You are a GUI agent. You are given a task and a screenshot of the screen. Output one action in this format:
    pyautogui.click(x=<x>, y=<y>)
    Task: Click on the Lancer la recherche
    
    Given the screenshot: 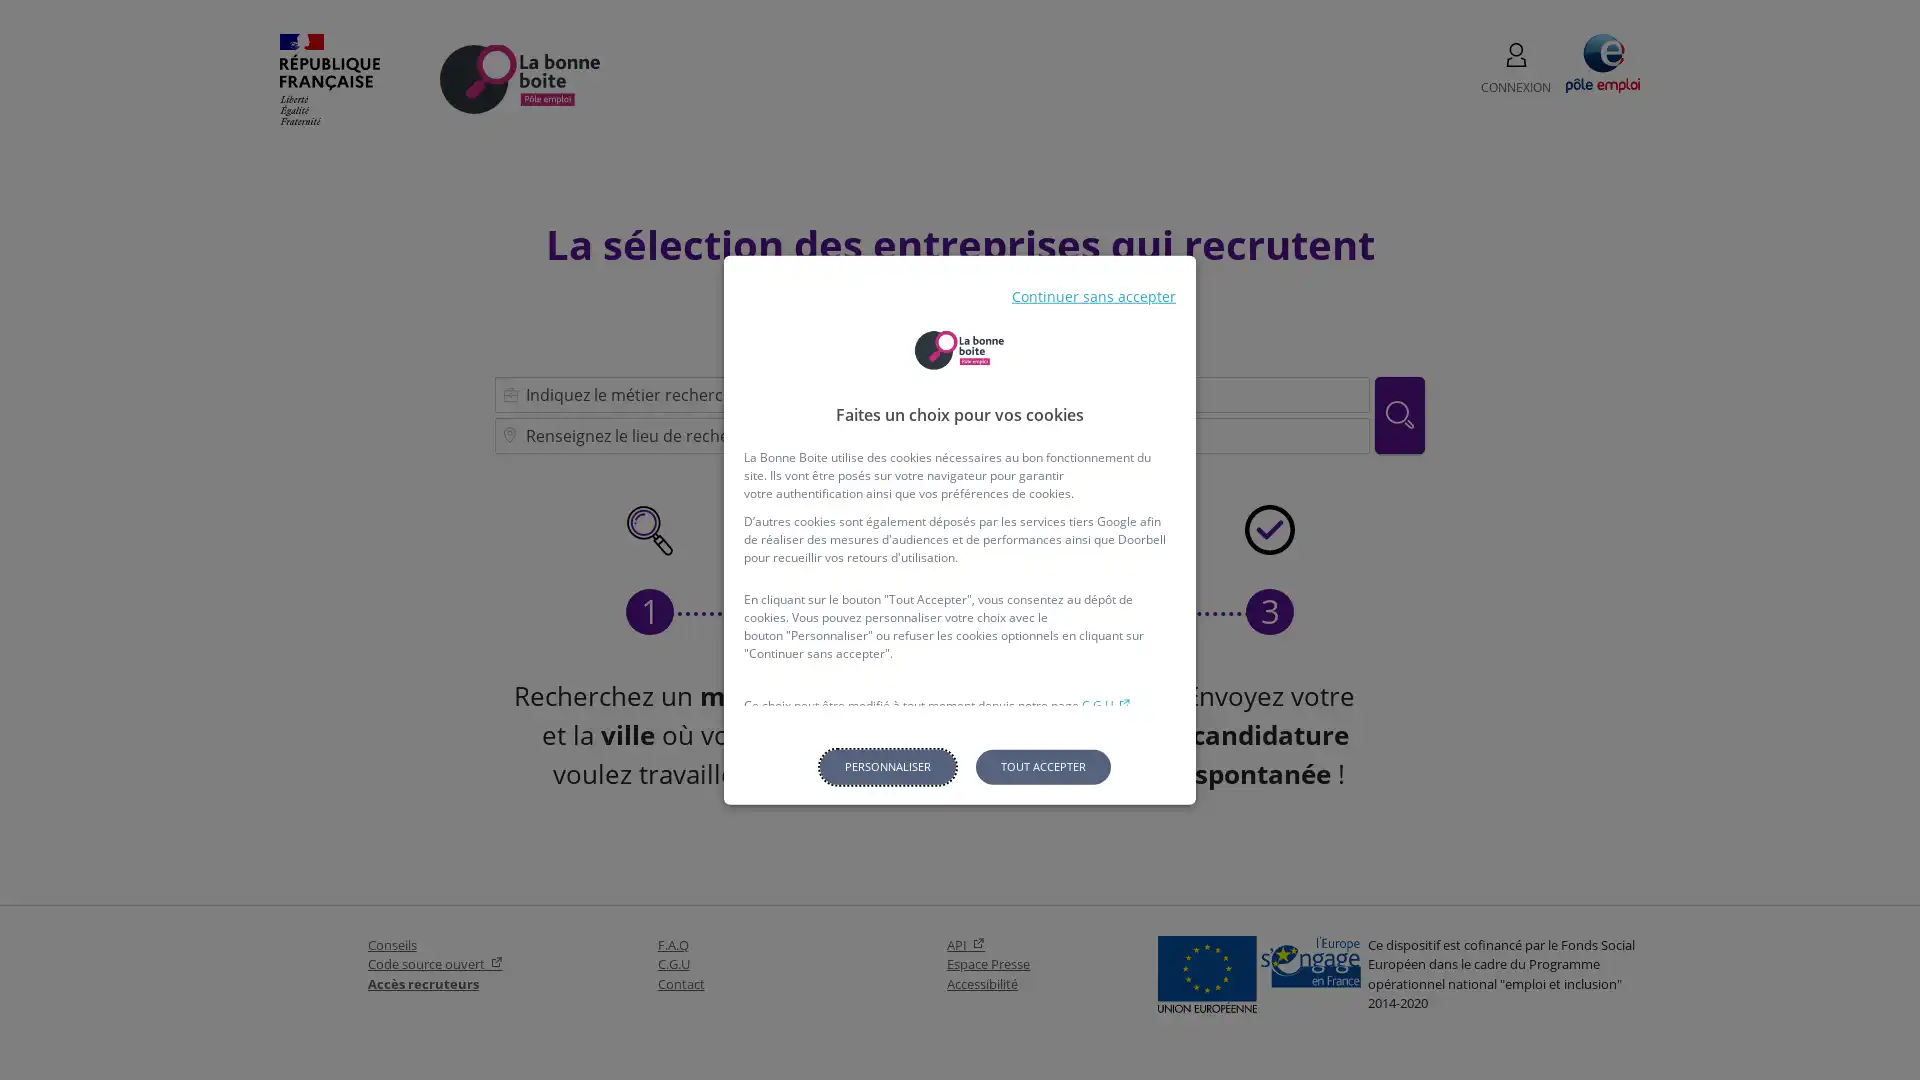 What is the action you would take?
    pyautogui.click(x=1399, y=413)
    